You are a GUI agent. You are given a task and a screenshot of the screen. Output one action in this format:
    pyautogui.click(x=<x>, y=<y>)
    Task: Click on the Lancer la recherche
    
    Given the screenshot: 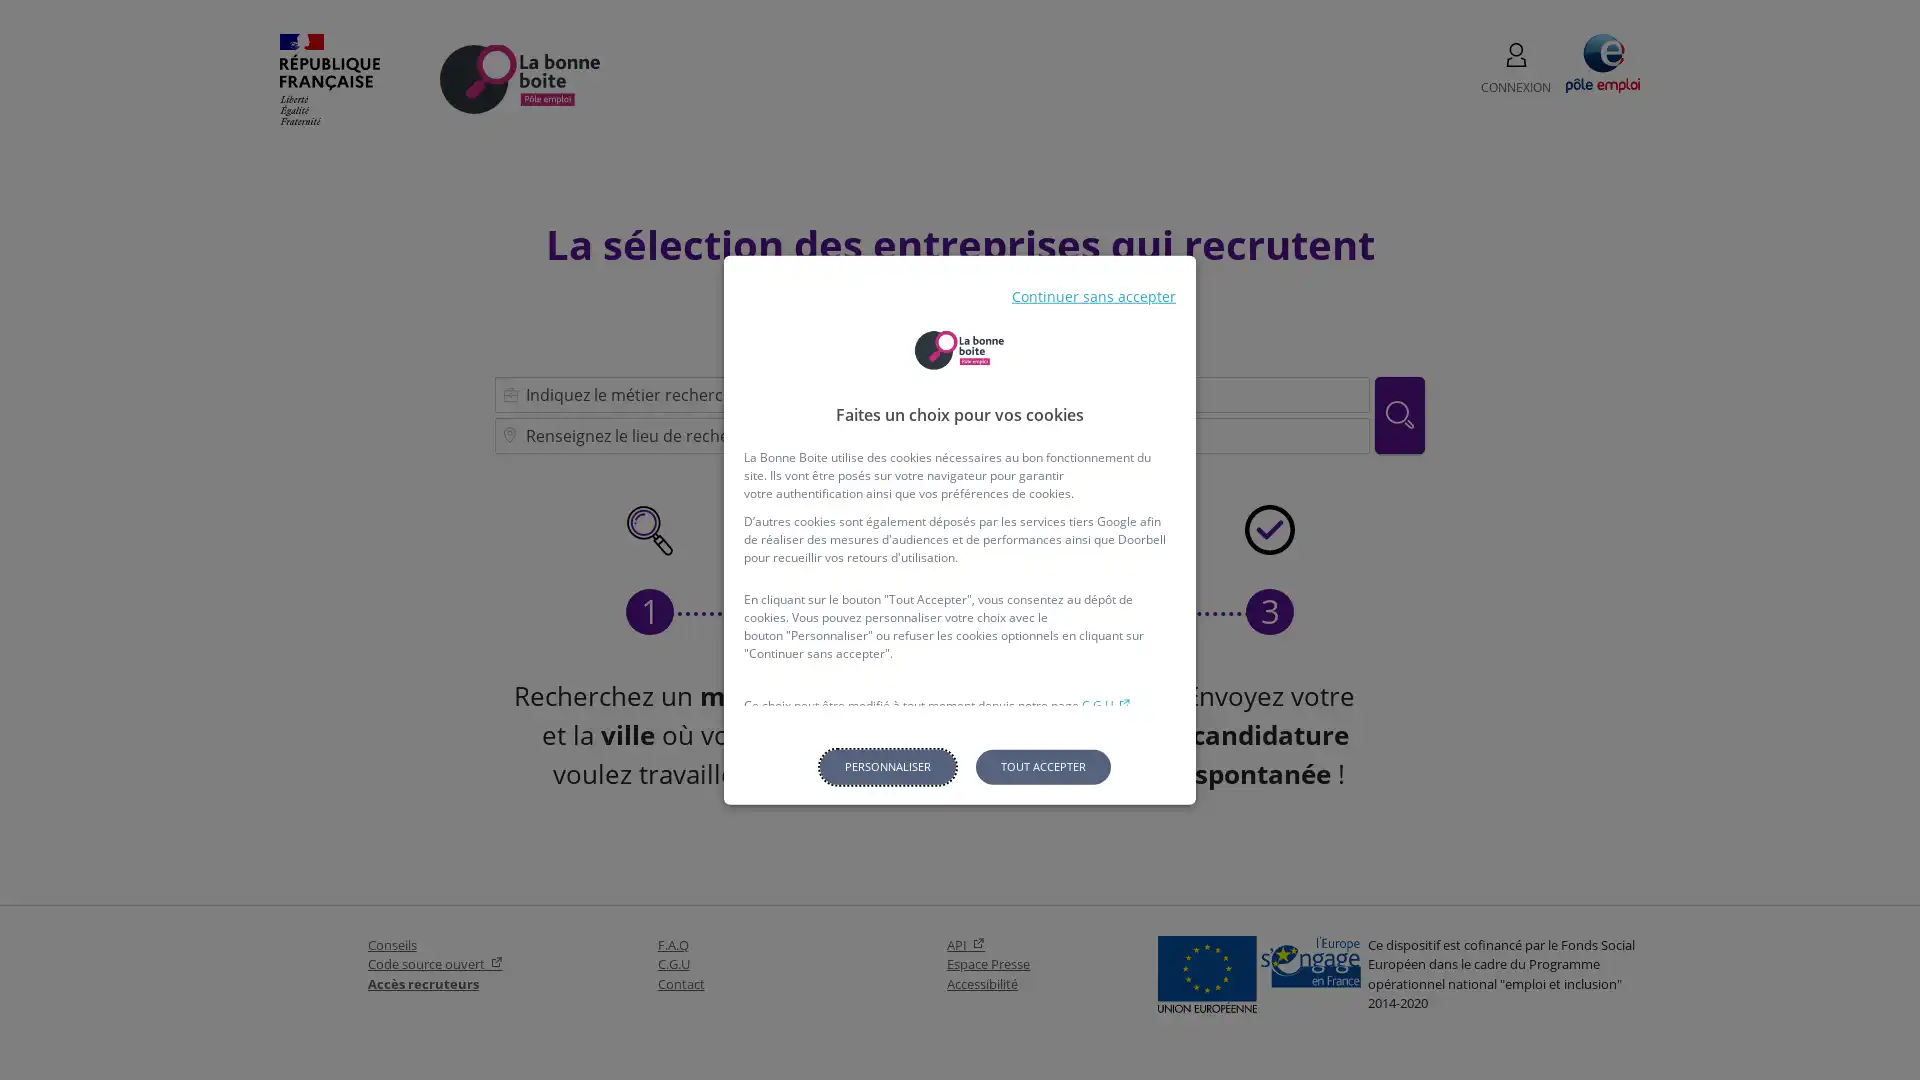 What is the action you would take?
    pyautogui.click(x=1399, y=413)
    